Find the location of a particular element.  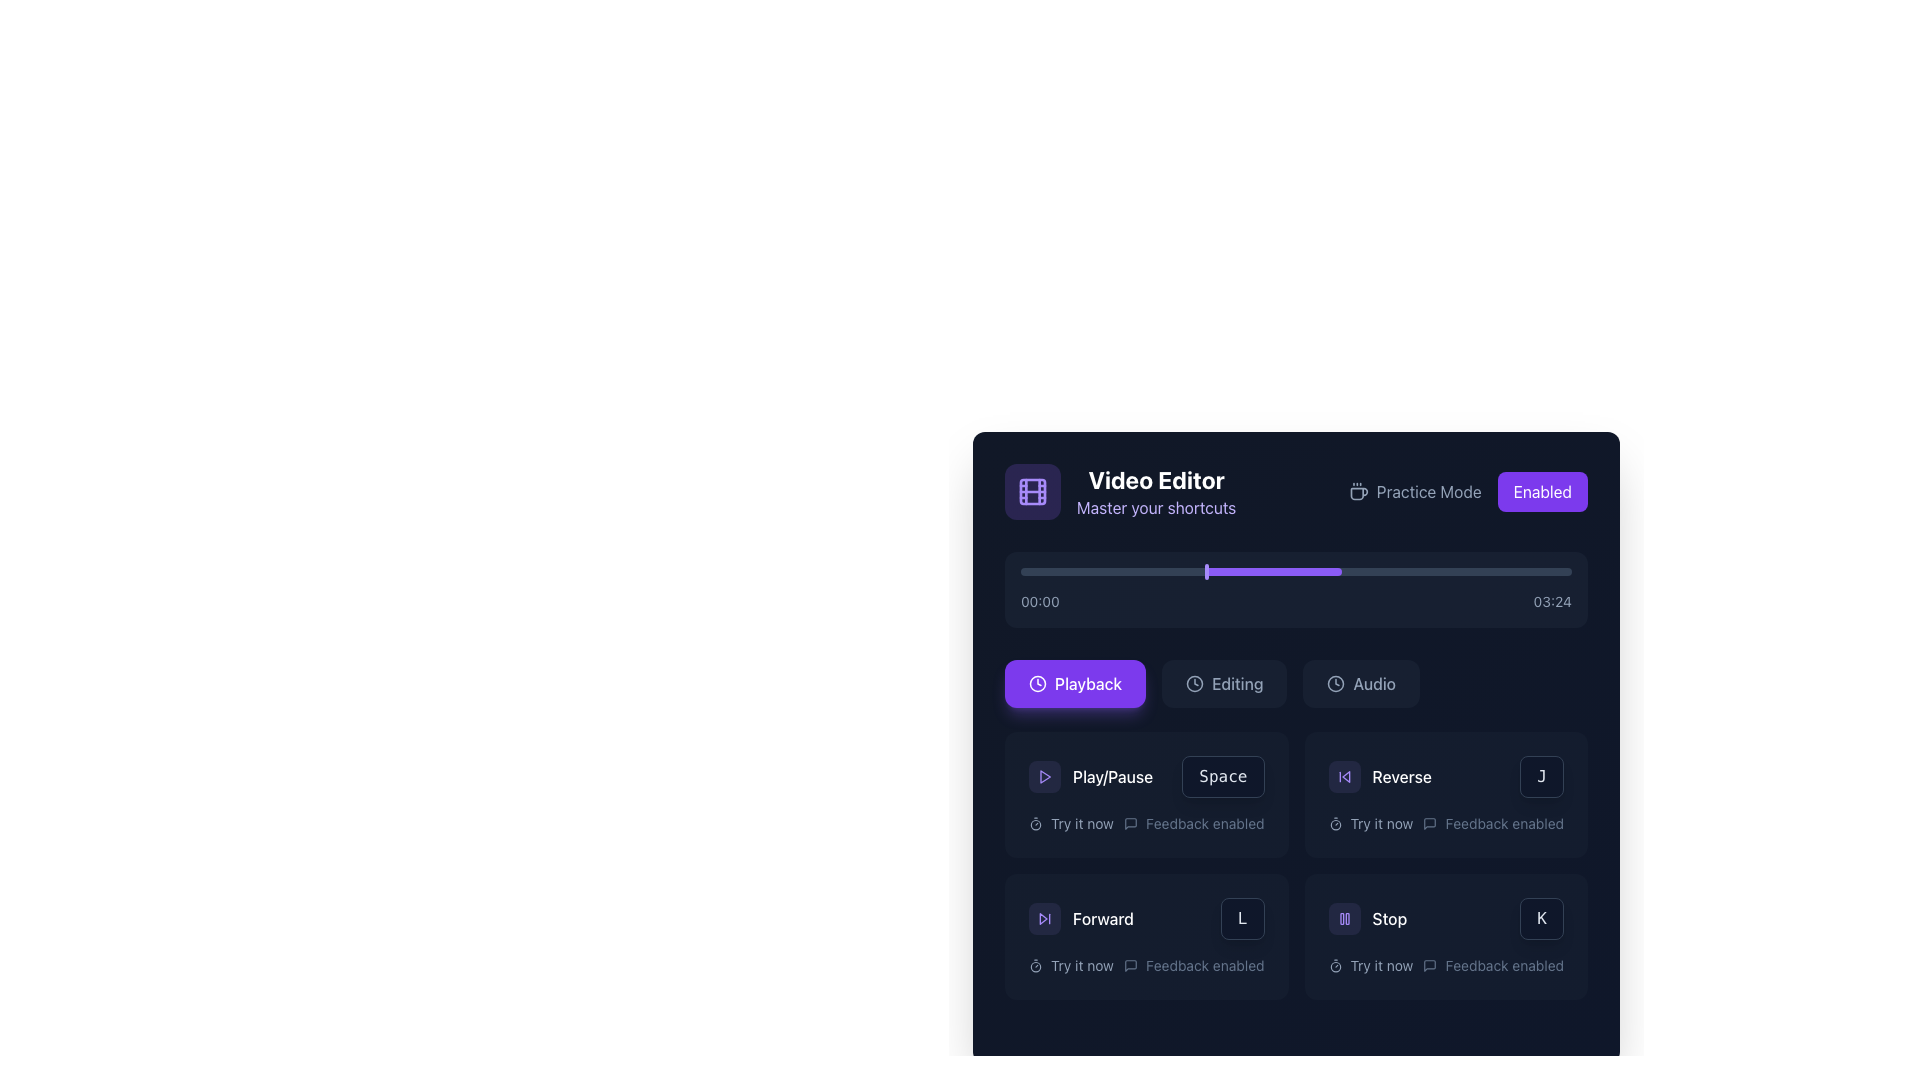

the triangular play button icon located in the 'Playback' UI component near the top-left is located at coordinates (1044, 775).